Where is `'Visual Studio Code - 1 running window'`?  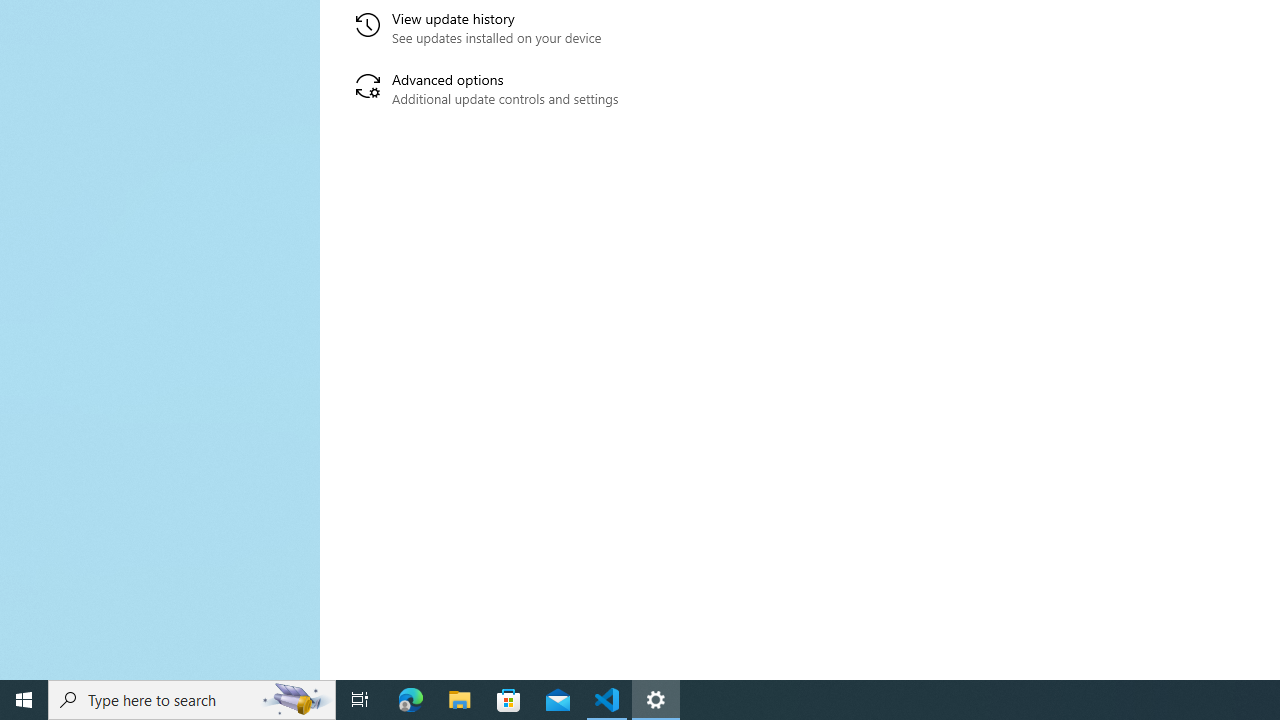
'Visual Studio Code - 1 running window' is located at coordinates (606, 698).